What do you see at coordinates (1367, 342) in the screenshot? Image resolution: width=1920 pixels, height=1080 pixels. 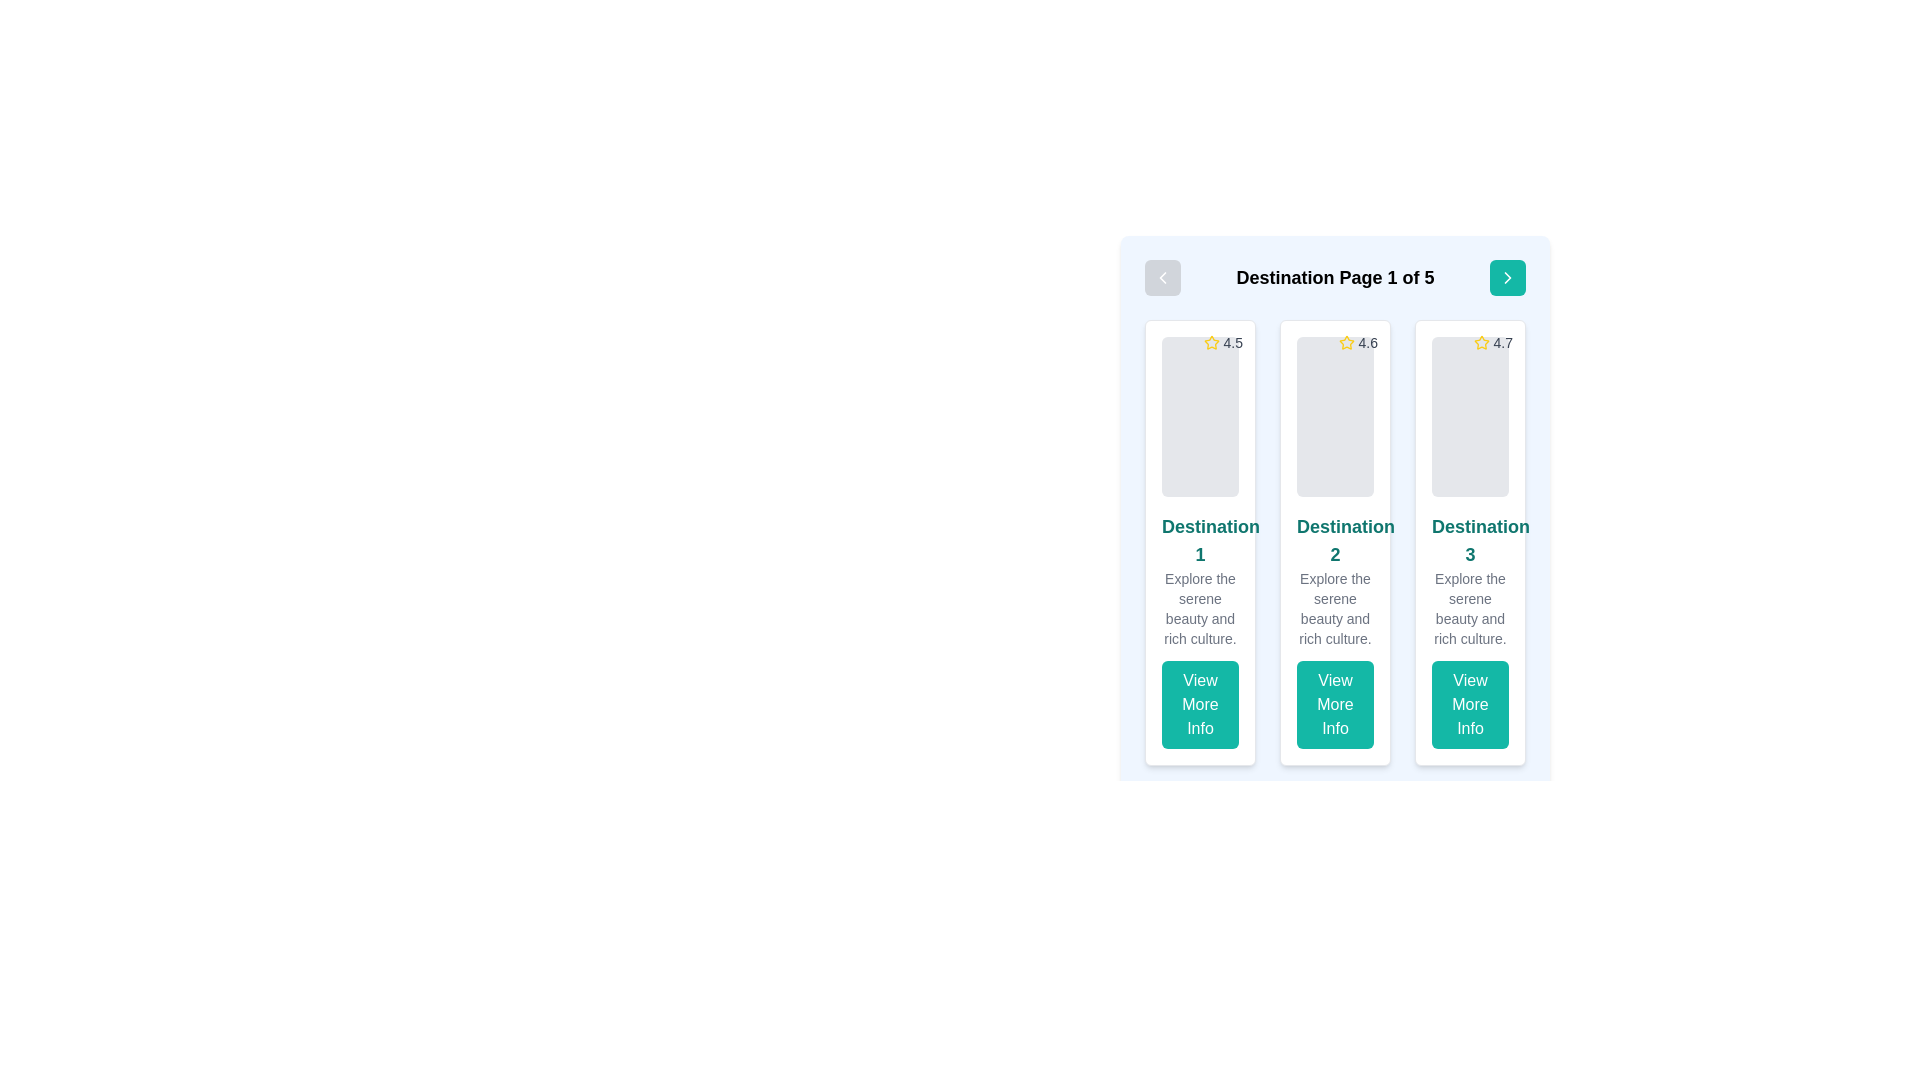 I see `the text label displaying '4.6', which is gray and located in the top-right corner of the middle card, adjacent to a yellow star icon` at bounding box center [1367, 342].